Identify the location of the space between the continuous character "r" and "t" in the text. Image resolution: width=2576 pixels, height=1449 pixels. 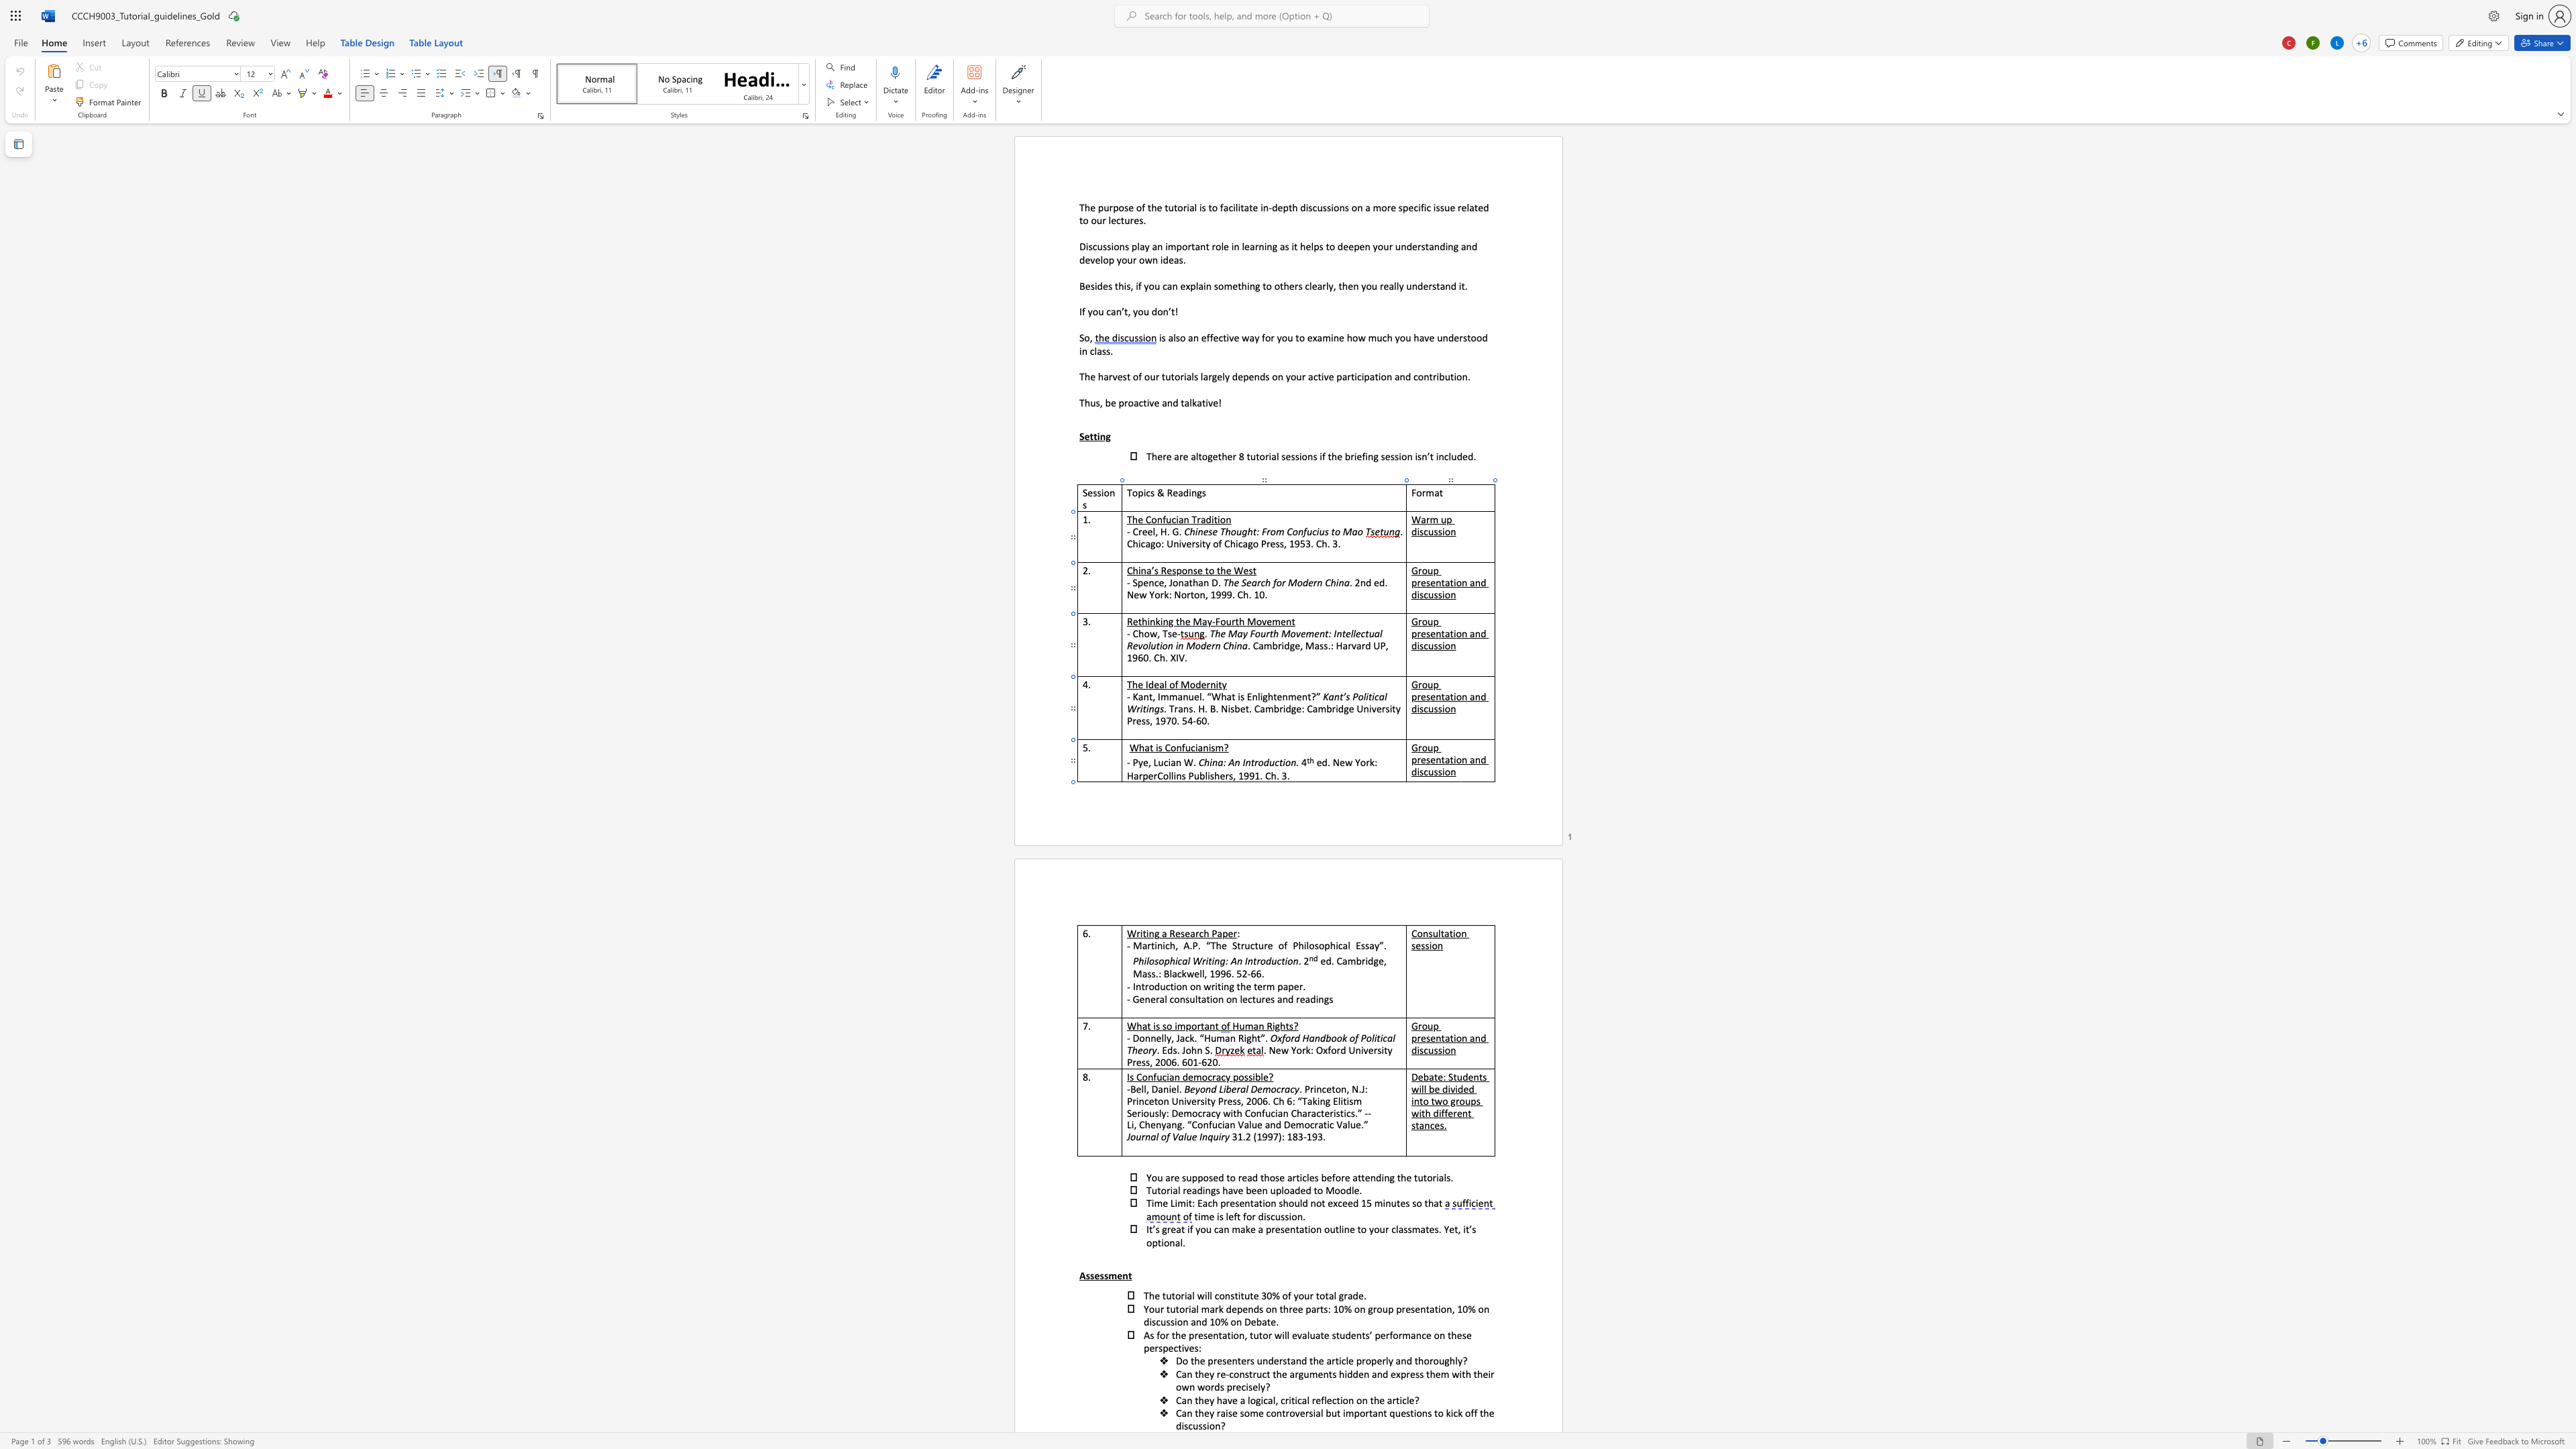
(1149, 945).